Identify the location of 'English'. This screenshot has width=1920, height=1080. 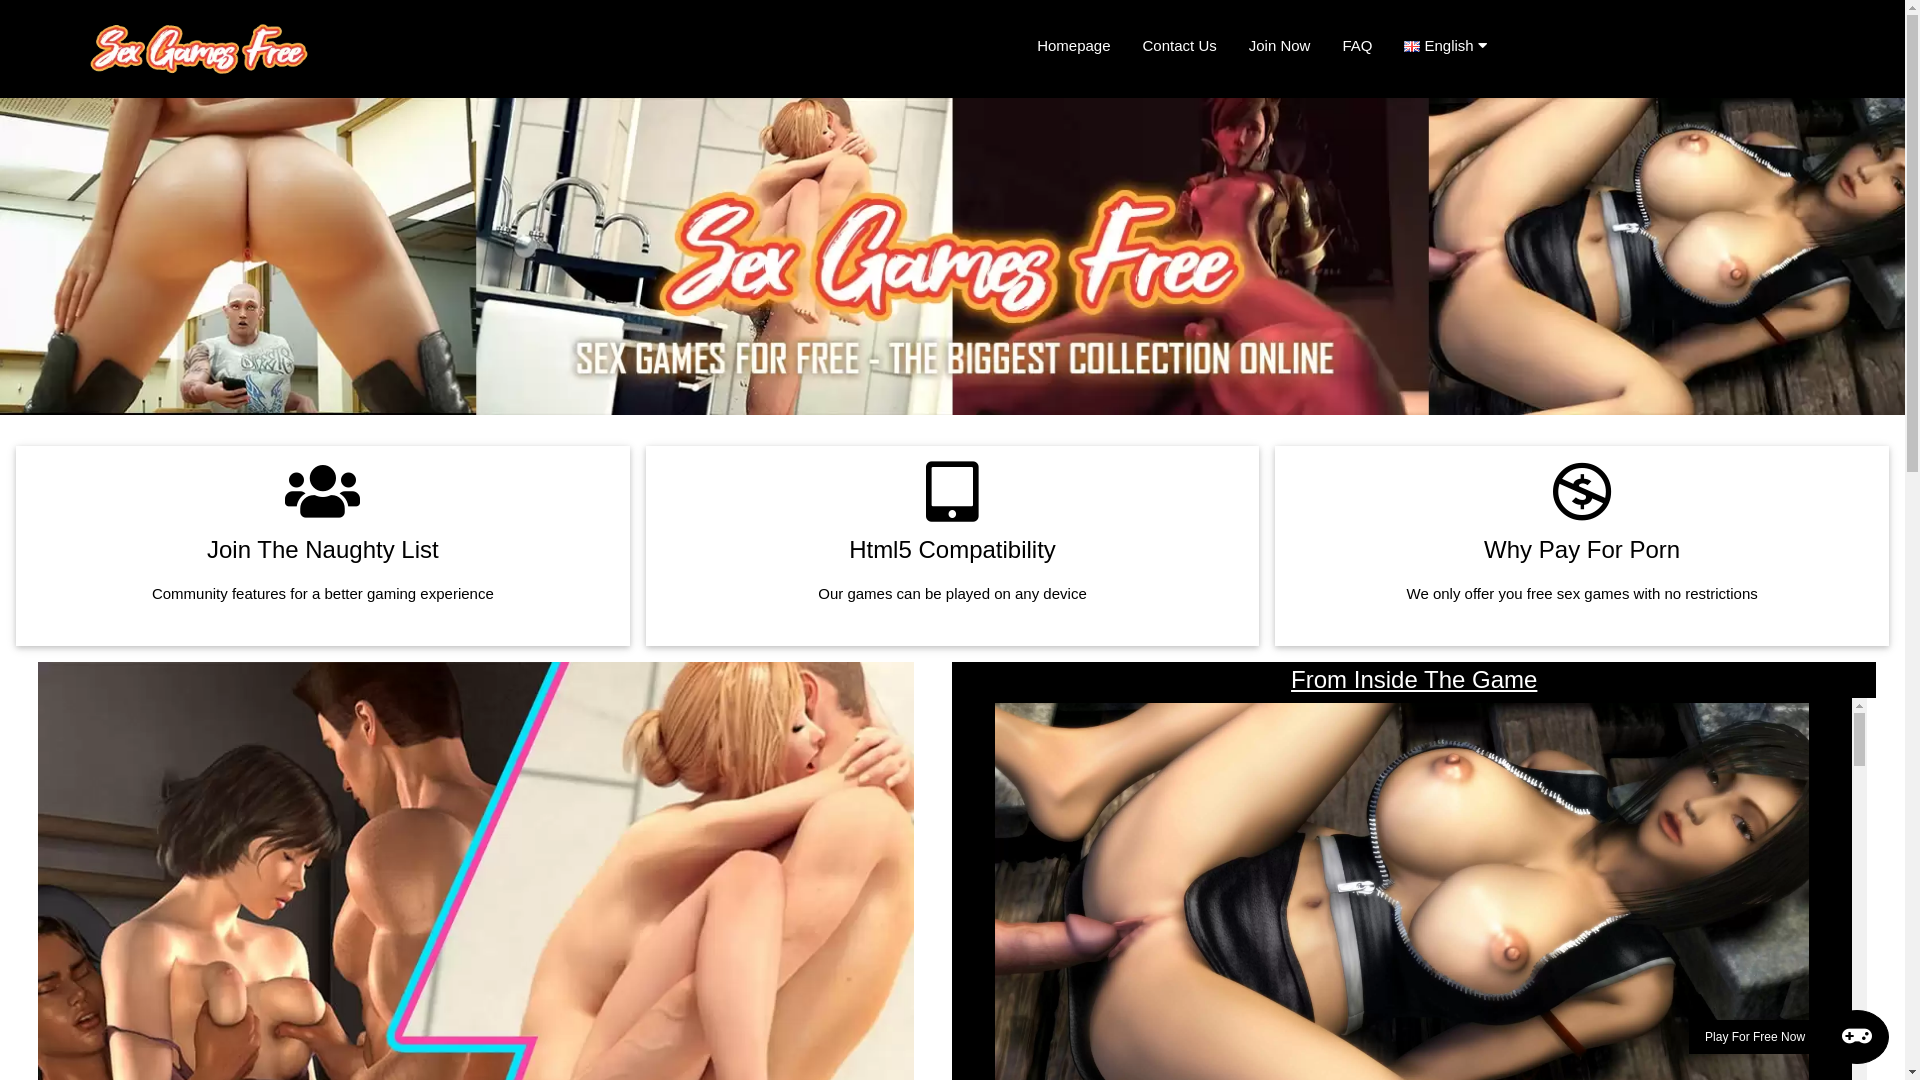
(1453, 45).